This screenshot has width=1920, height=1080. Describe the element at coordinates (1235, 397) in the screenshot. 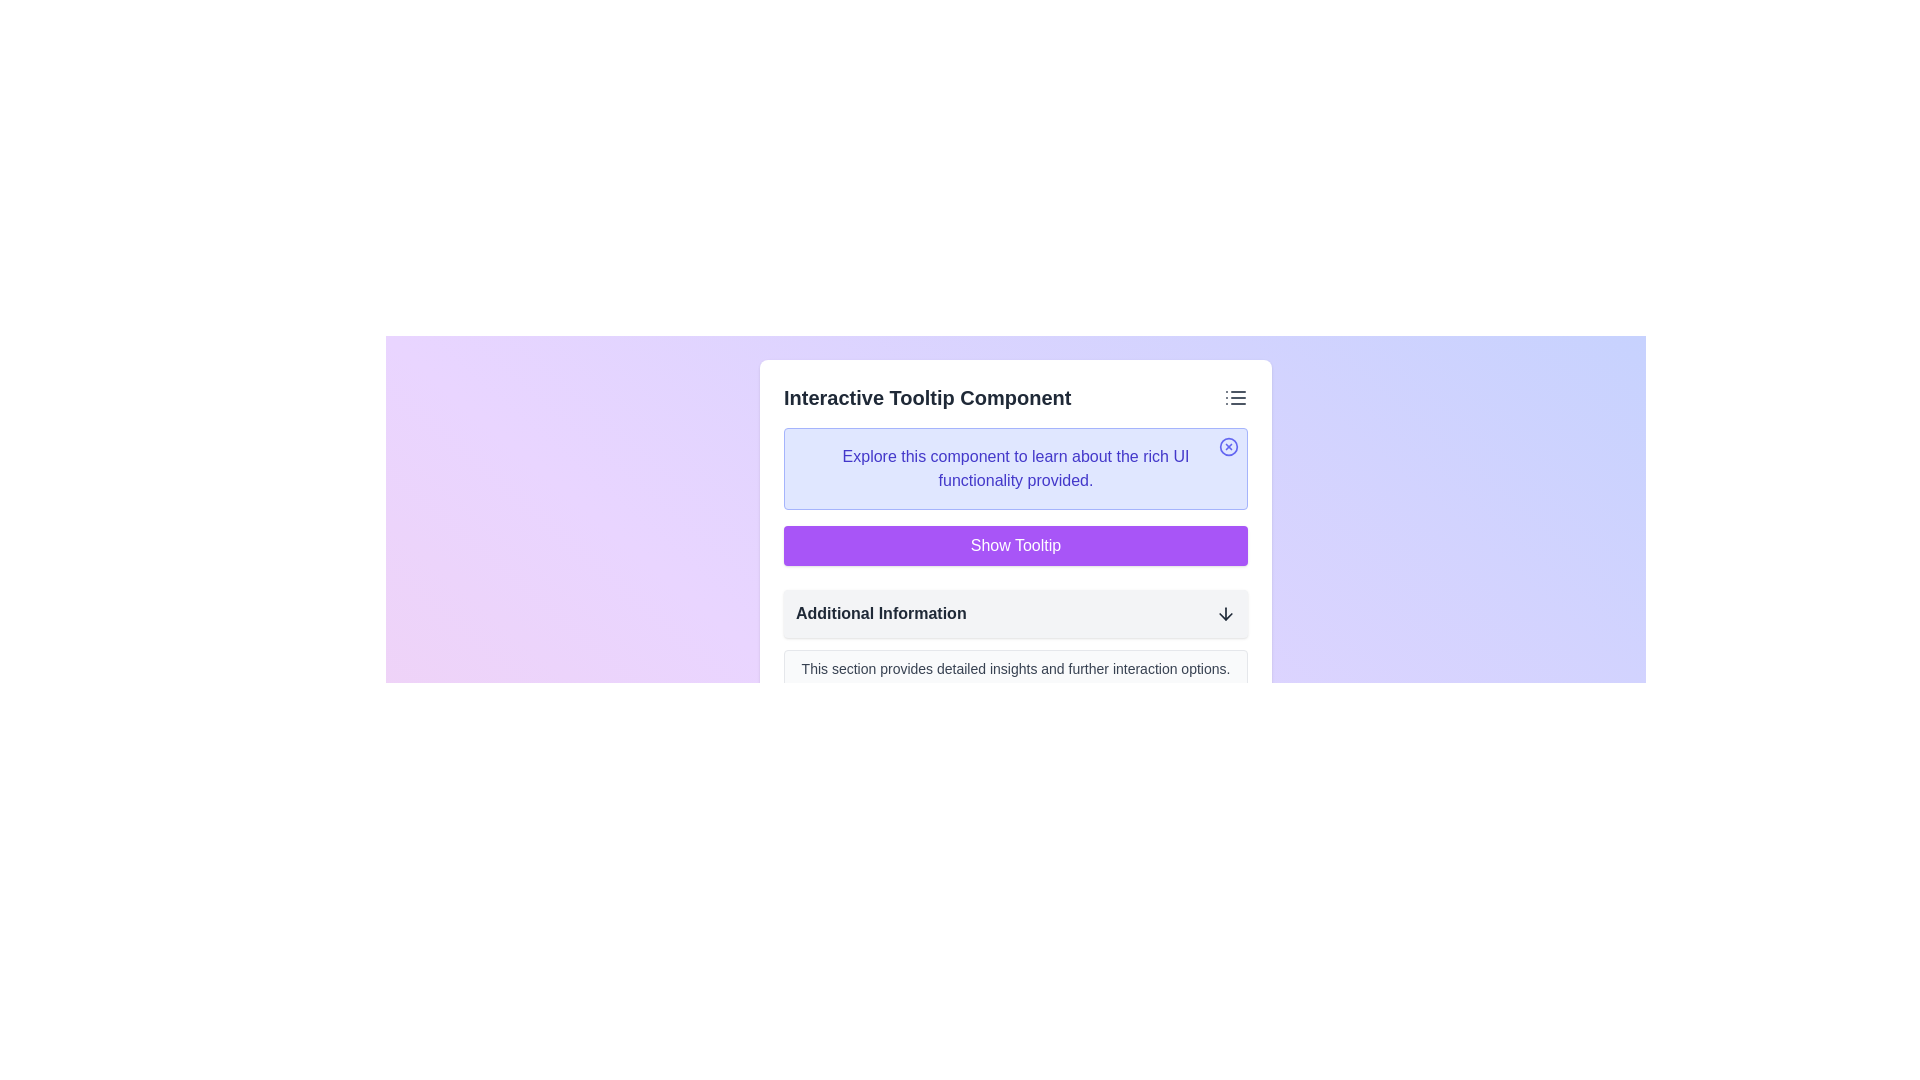

I see `the gray three-line list menu icon located at the far right of the 'Interactive Tooltip Component' header to interact with it` at that location.